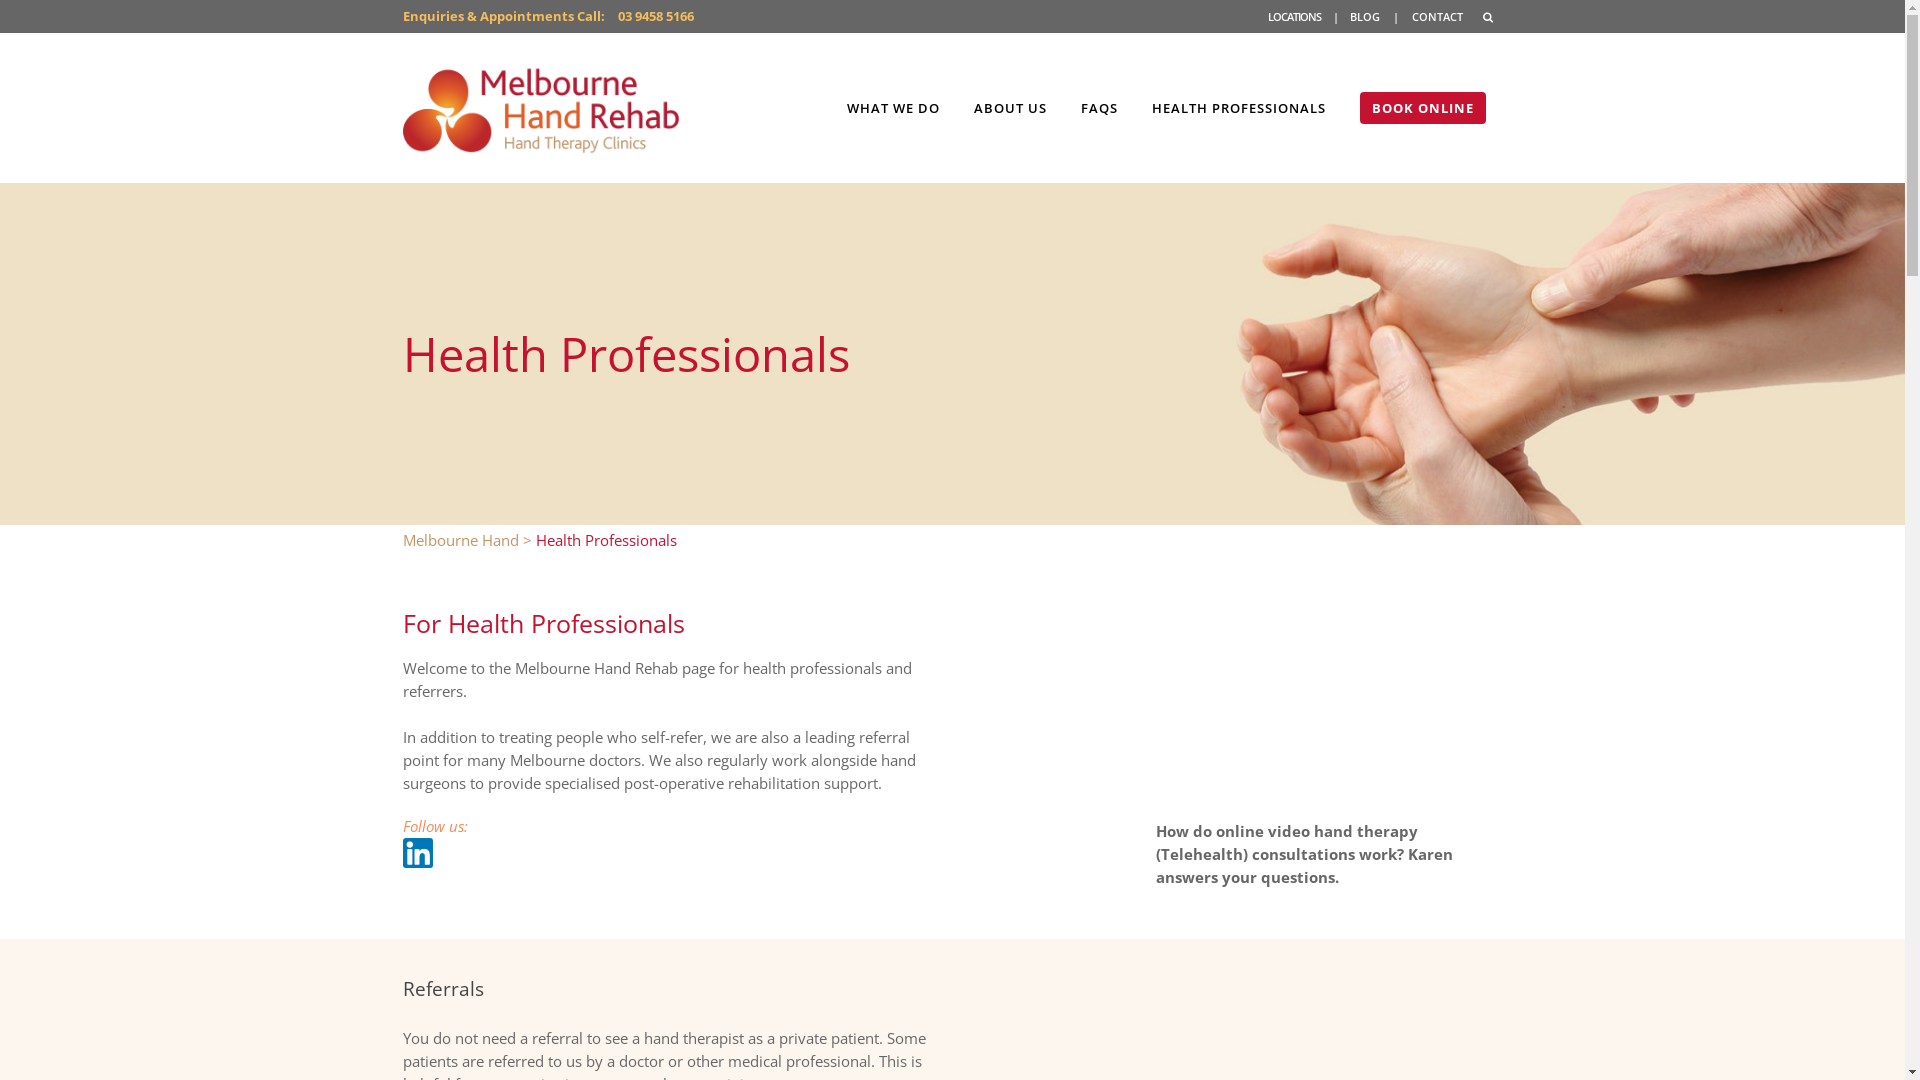 The width and height of the screenshot is (1920, 1080). I want to click on 'FAQS', so click(1098, 108).